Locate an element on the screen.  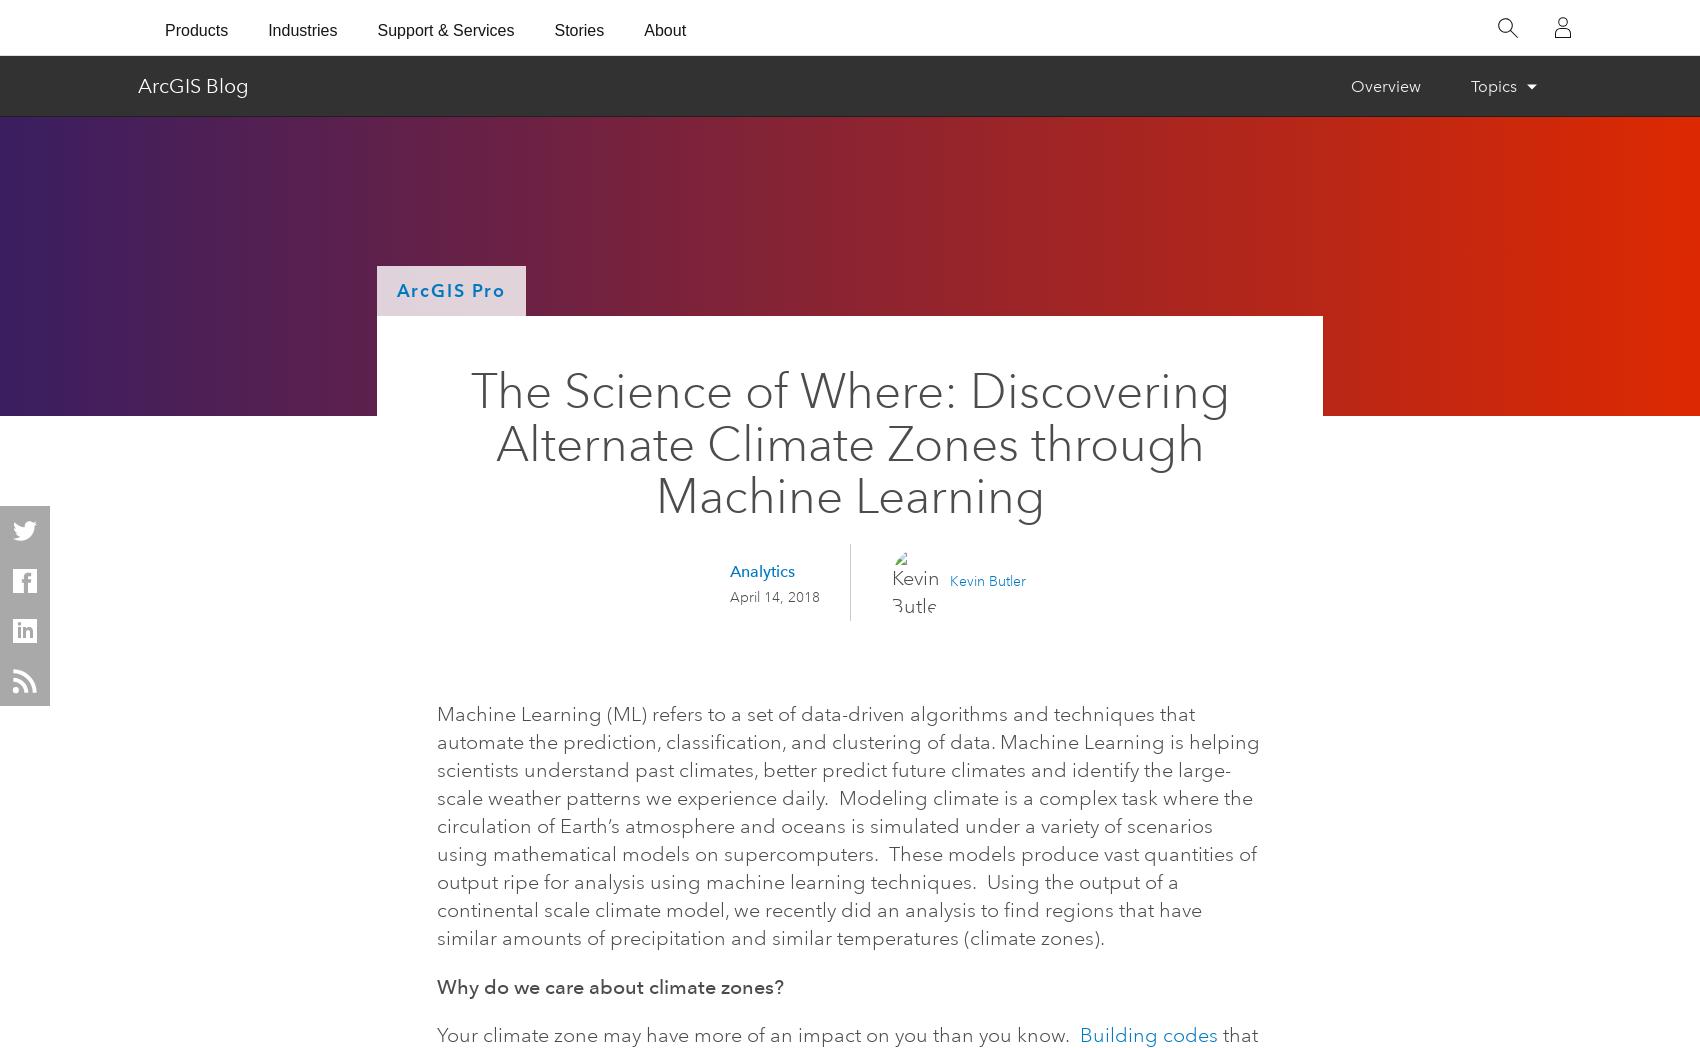
'ArcGIS Blog' is located at coordinates (192, 84).